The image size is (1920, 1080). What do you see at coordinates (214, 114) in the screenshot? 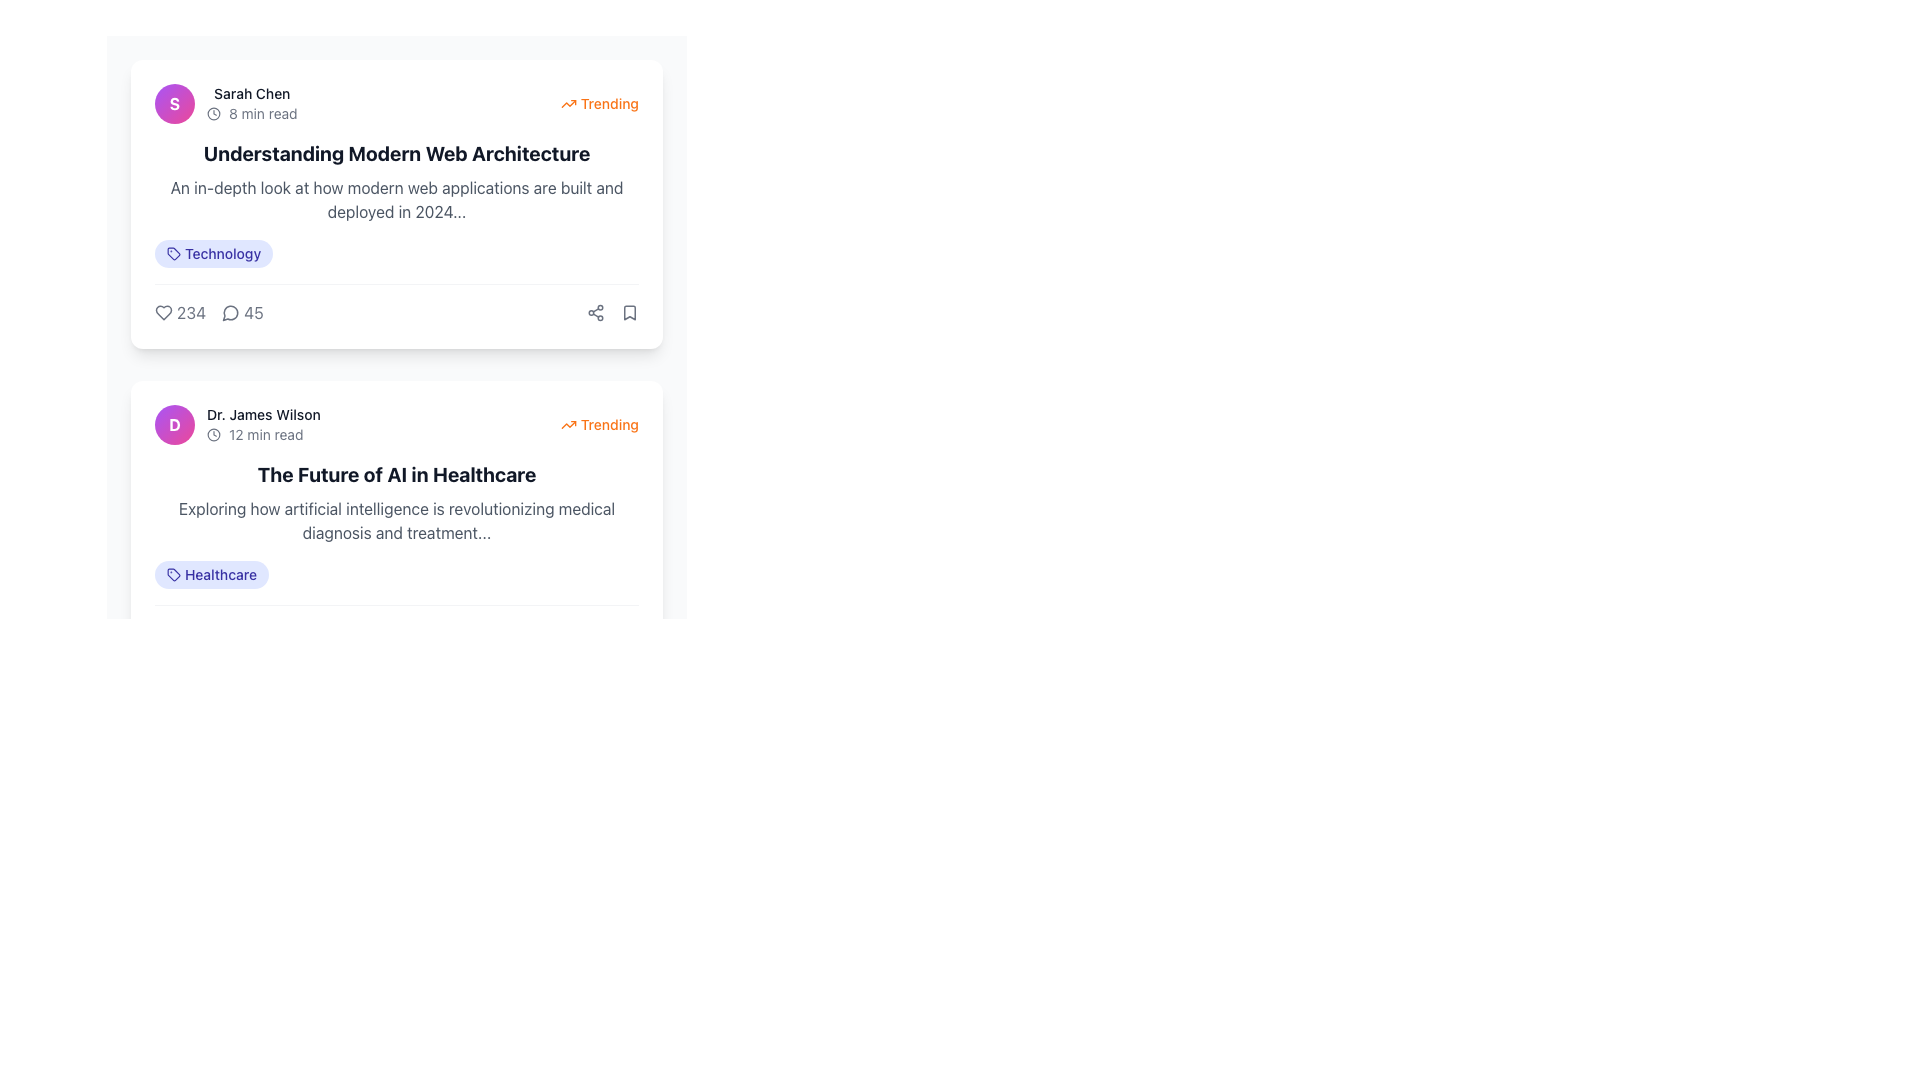
I see `the time duration icon located to the left of the '8 min read' text` at bounding box center [214, 114].